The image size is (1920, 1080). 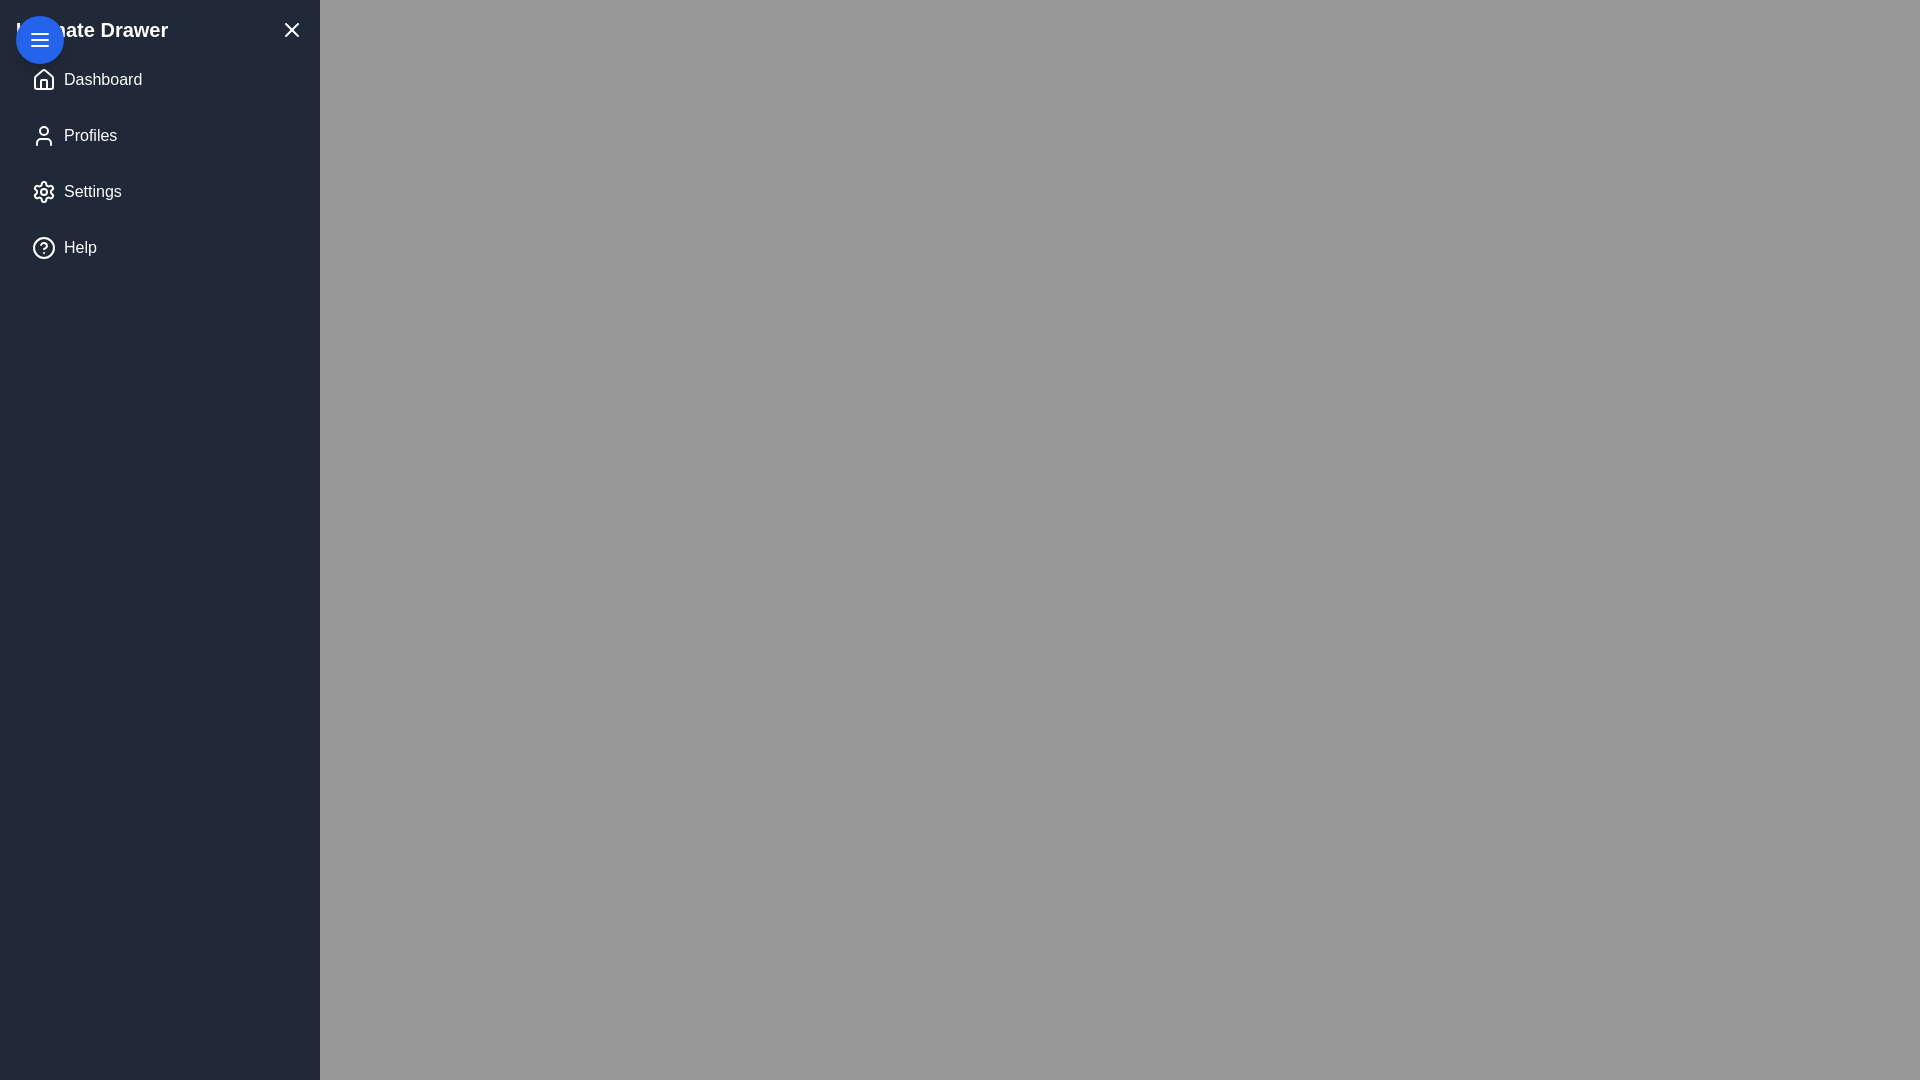 What do you see at coordinates (91, 192) in the screenshot?
I see `the 'Settings' menu item in the sidebar` at bounding box center [91, 192].